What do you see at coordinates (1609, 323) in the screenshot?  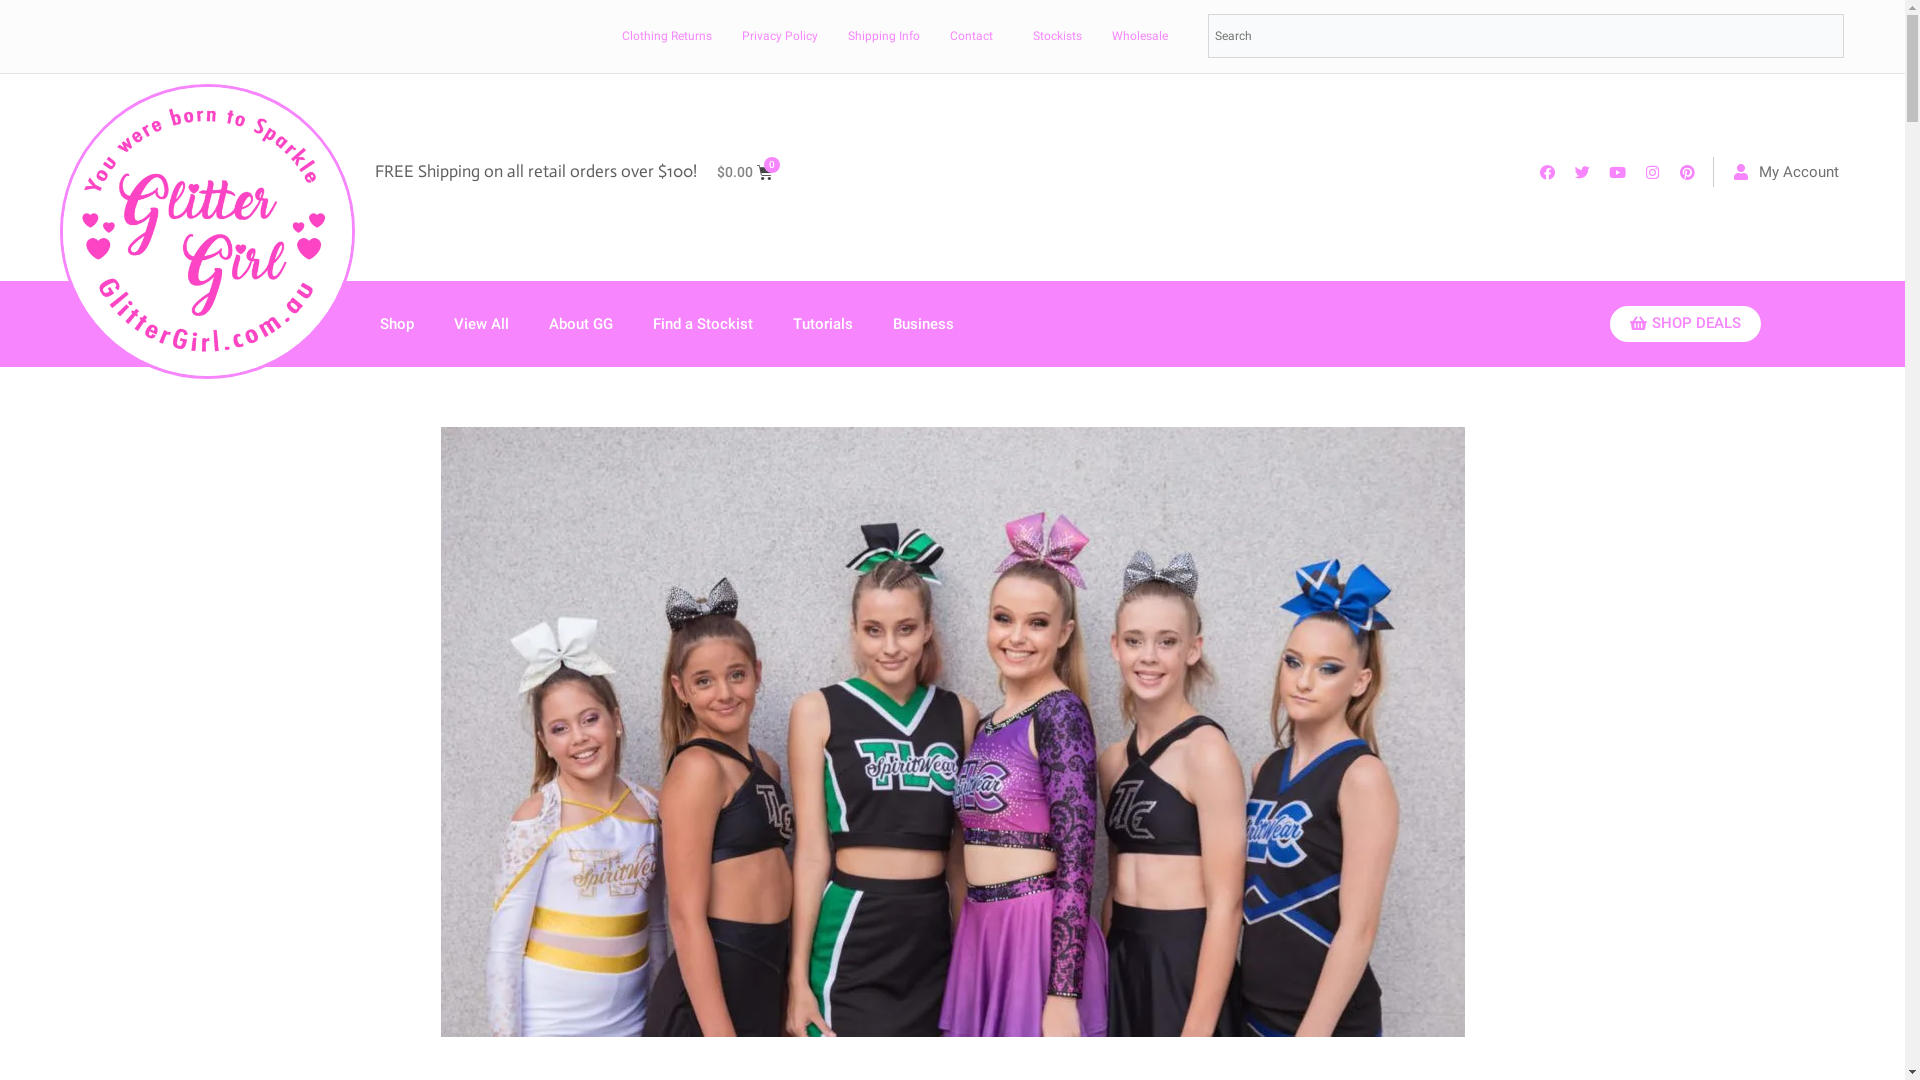 I see `'SHOP DEALS'` at bounding box center [1609, 323].